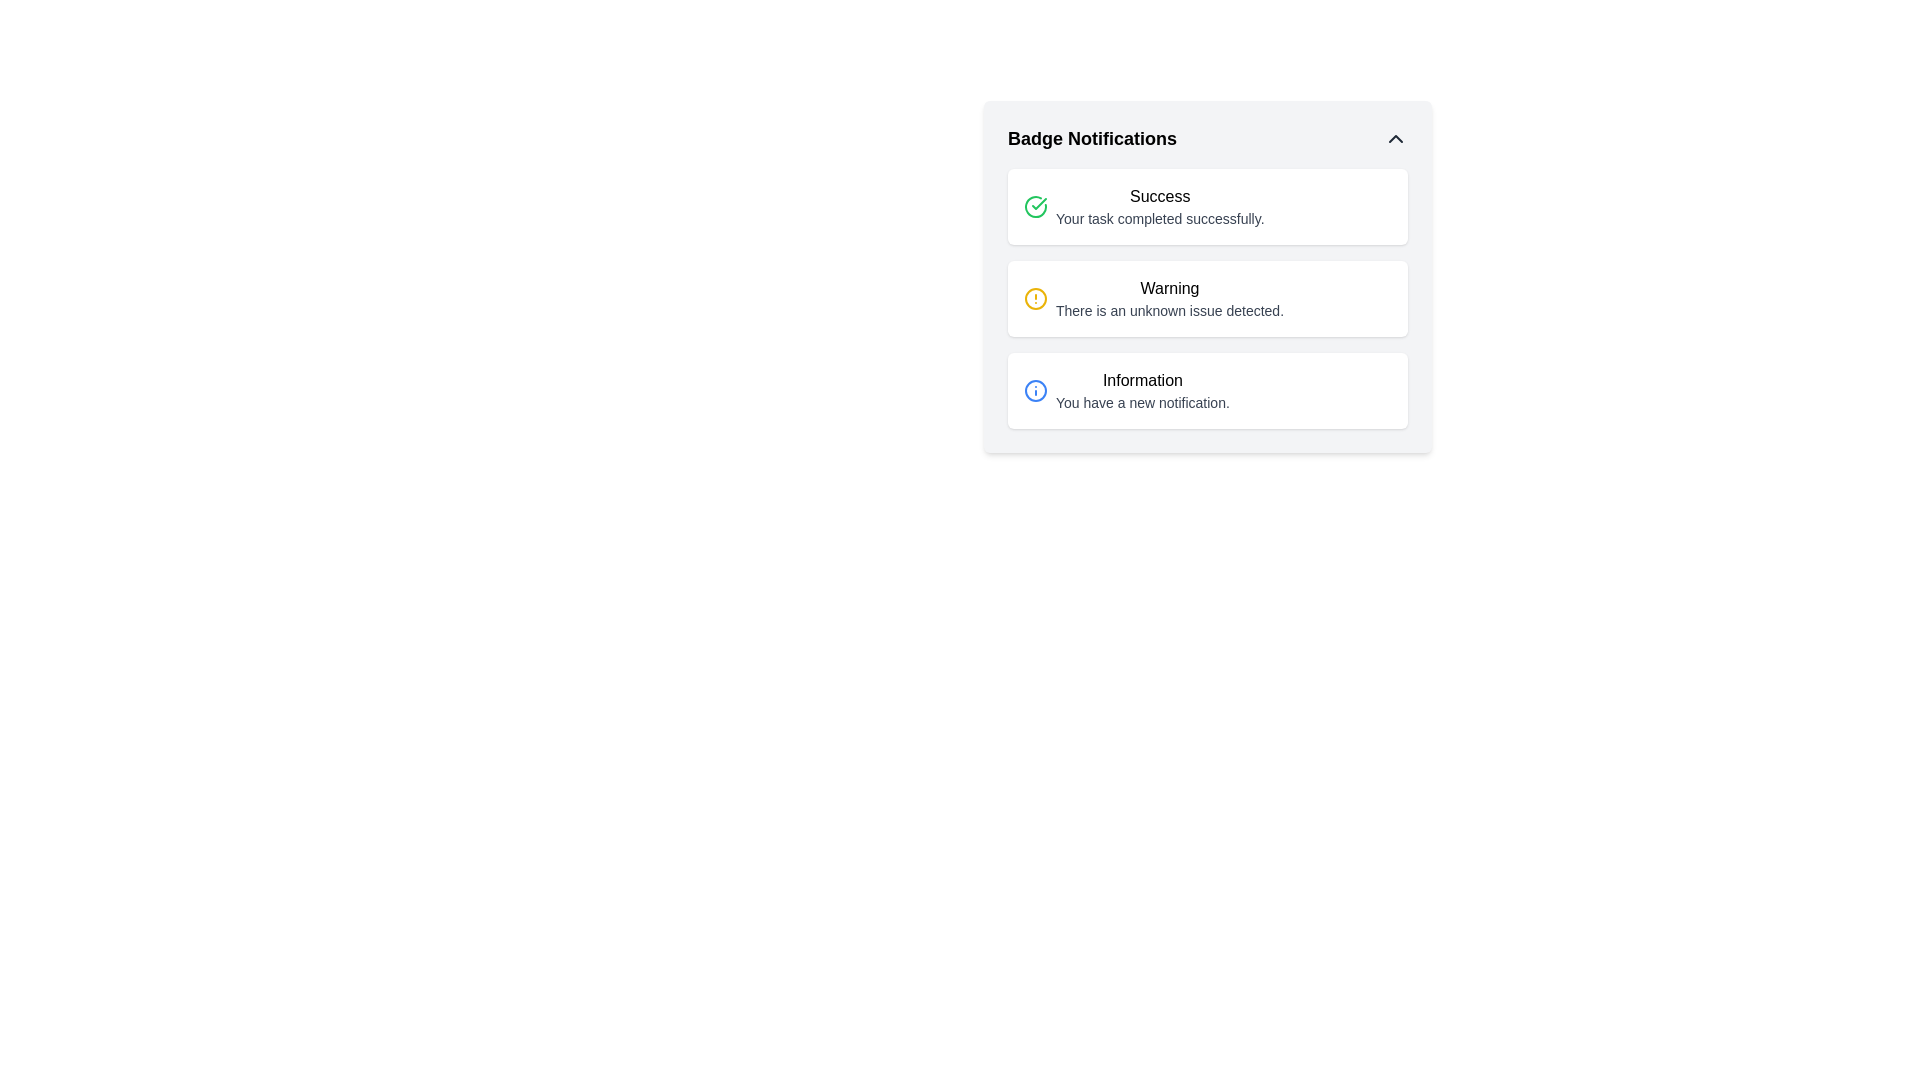 Image resolution: width=1920 pixels, height=1080 pixels. I want to click on the 'Warning' text label located at the upper half of the notification card in the 'Badge Notifications' section, which serves as the title for the warning message, so click(1170, 289).